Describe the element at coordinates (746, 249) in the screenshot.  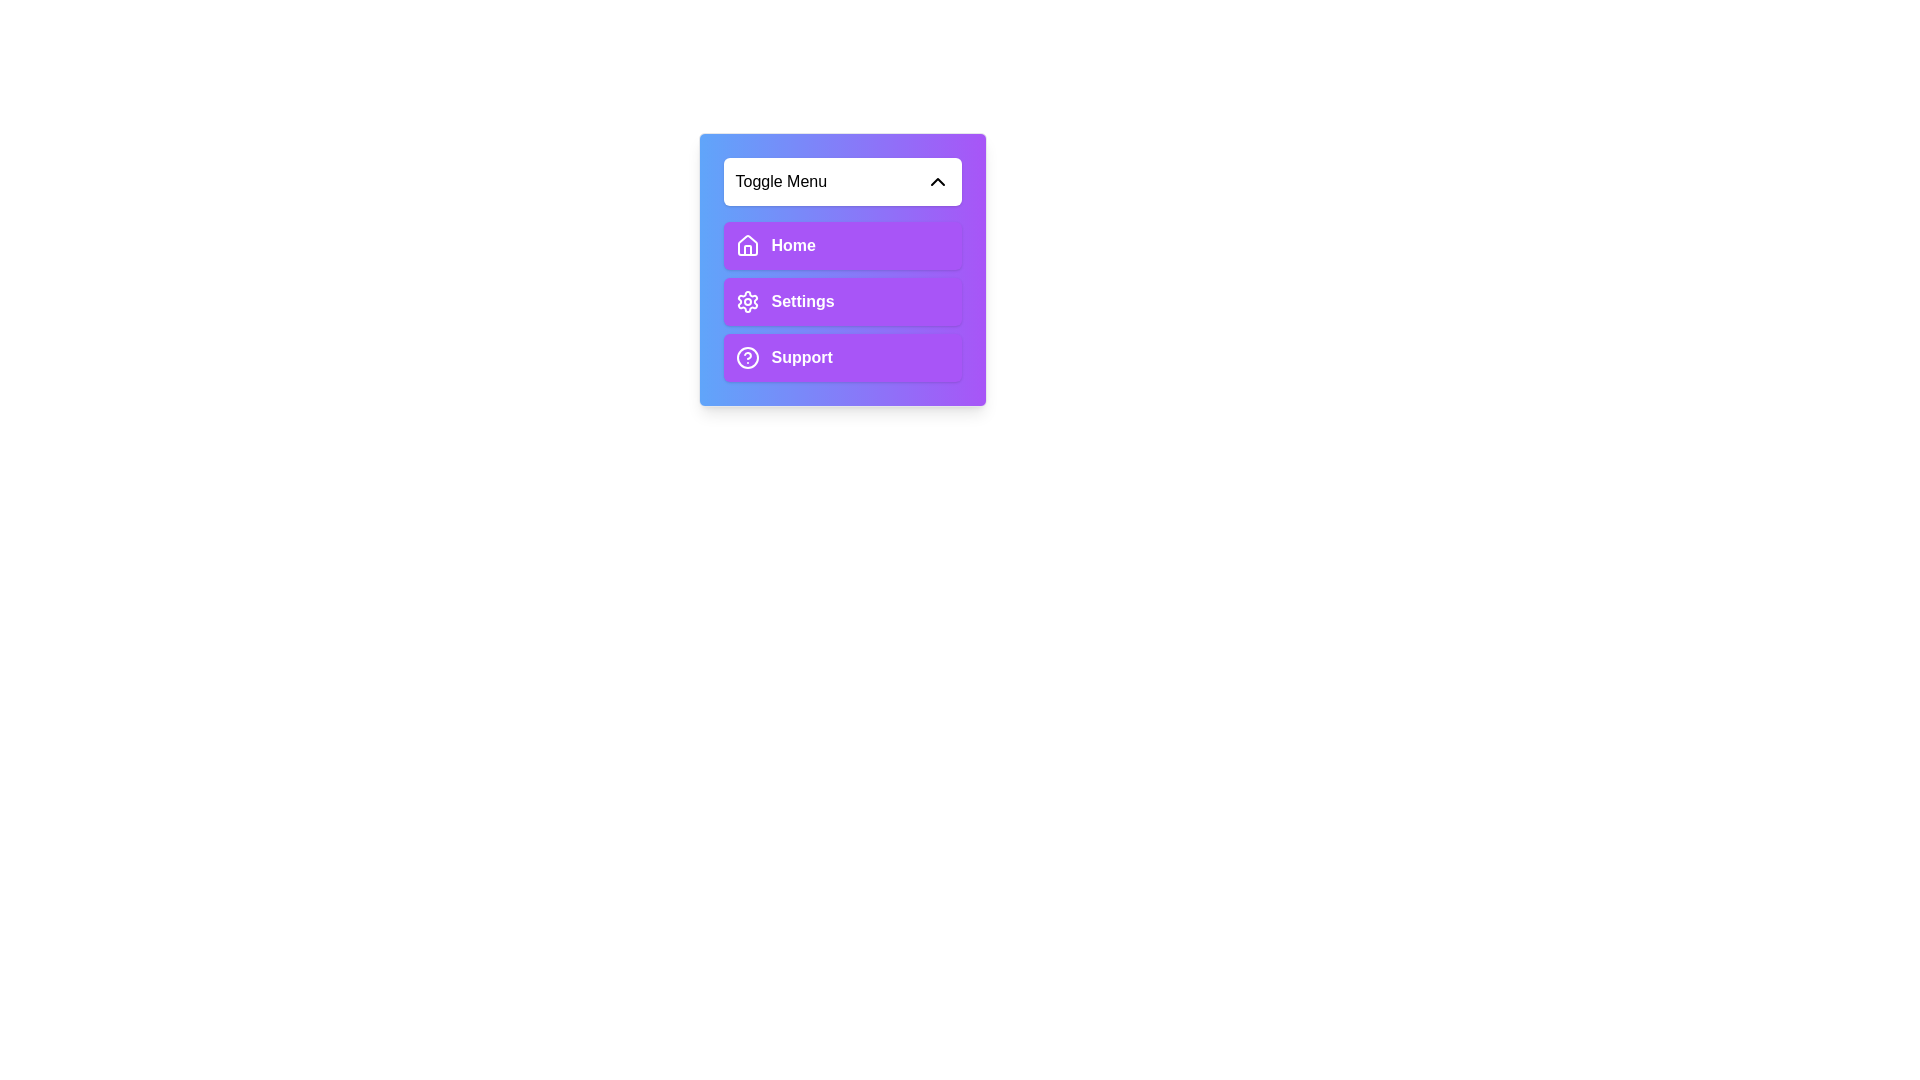
I see `the house icon located to the left of the 'Home' text label` at that location.